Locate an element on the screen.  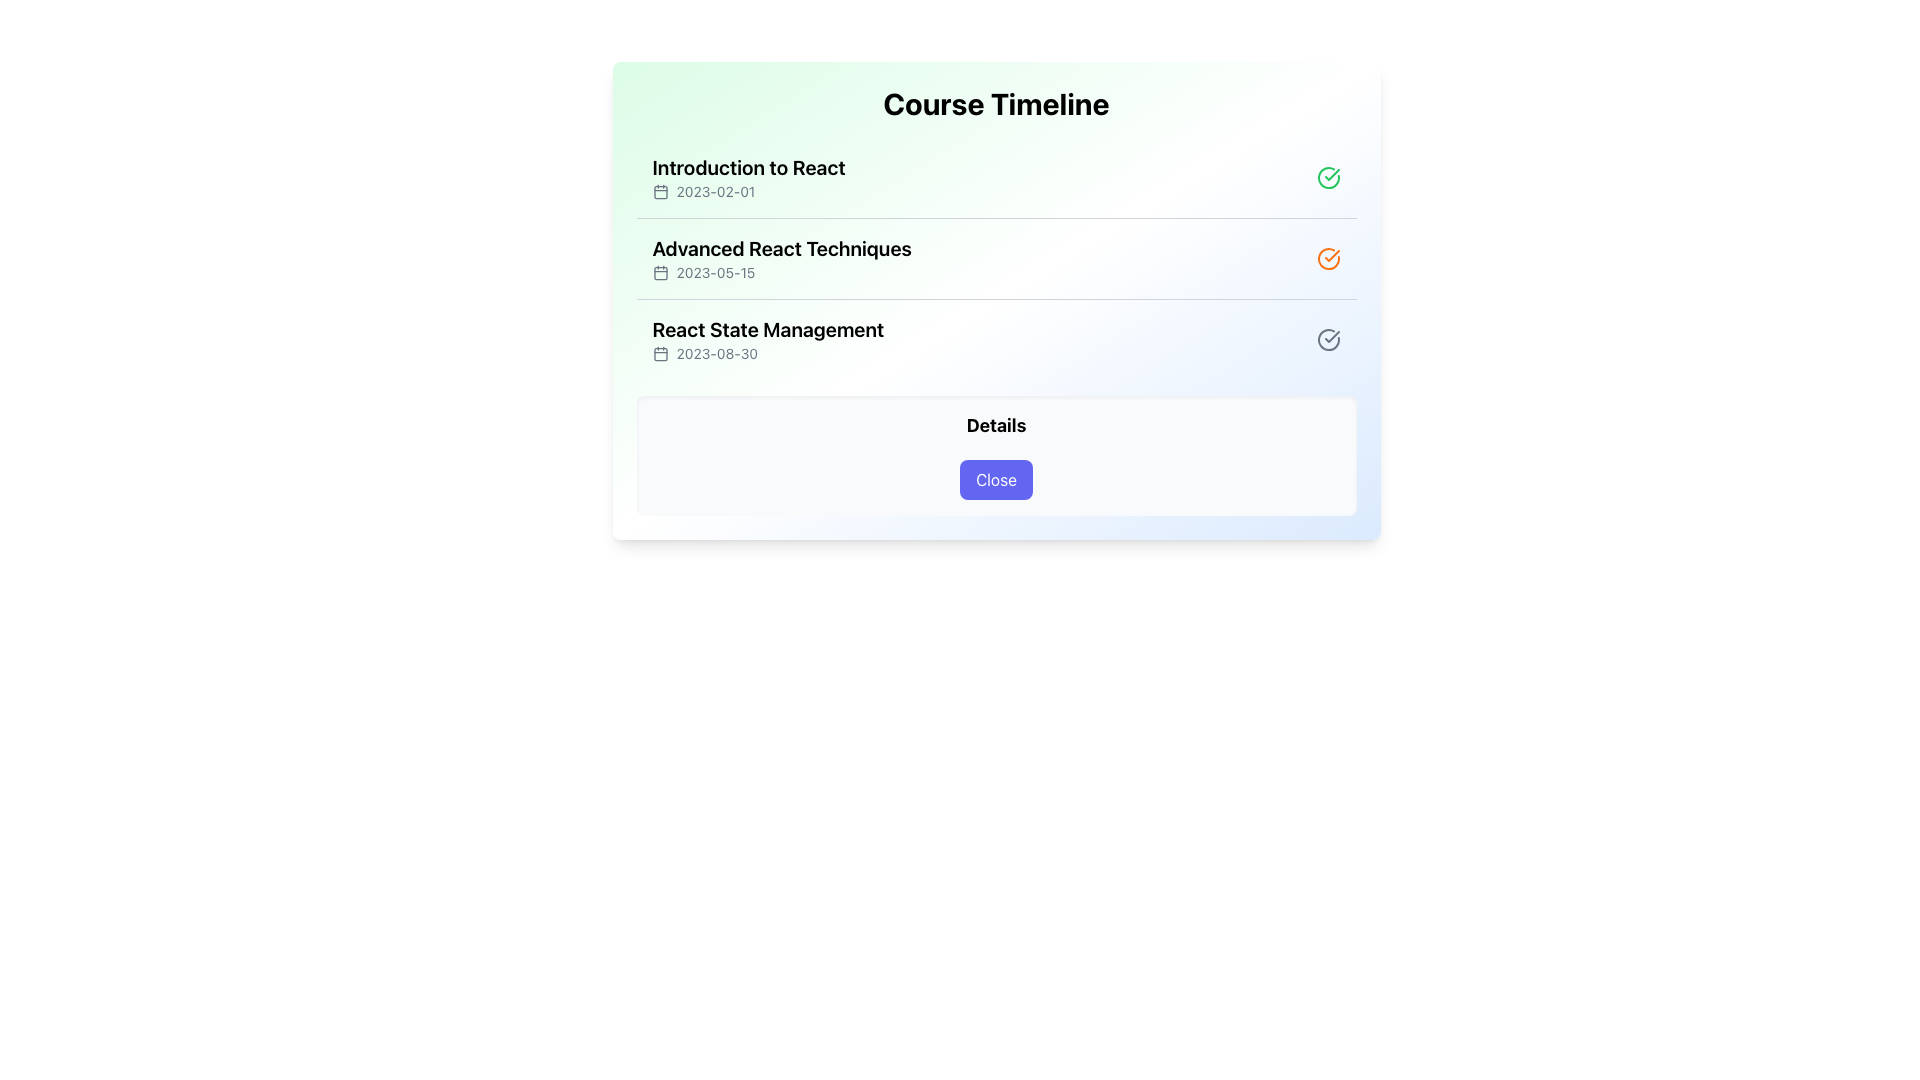
the calendar icon located to the left of the text '2023-08-30', which serves as a visual indicator for date-related functionality is located at coordinates (660, 353).